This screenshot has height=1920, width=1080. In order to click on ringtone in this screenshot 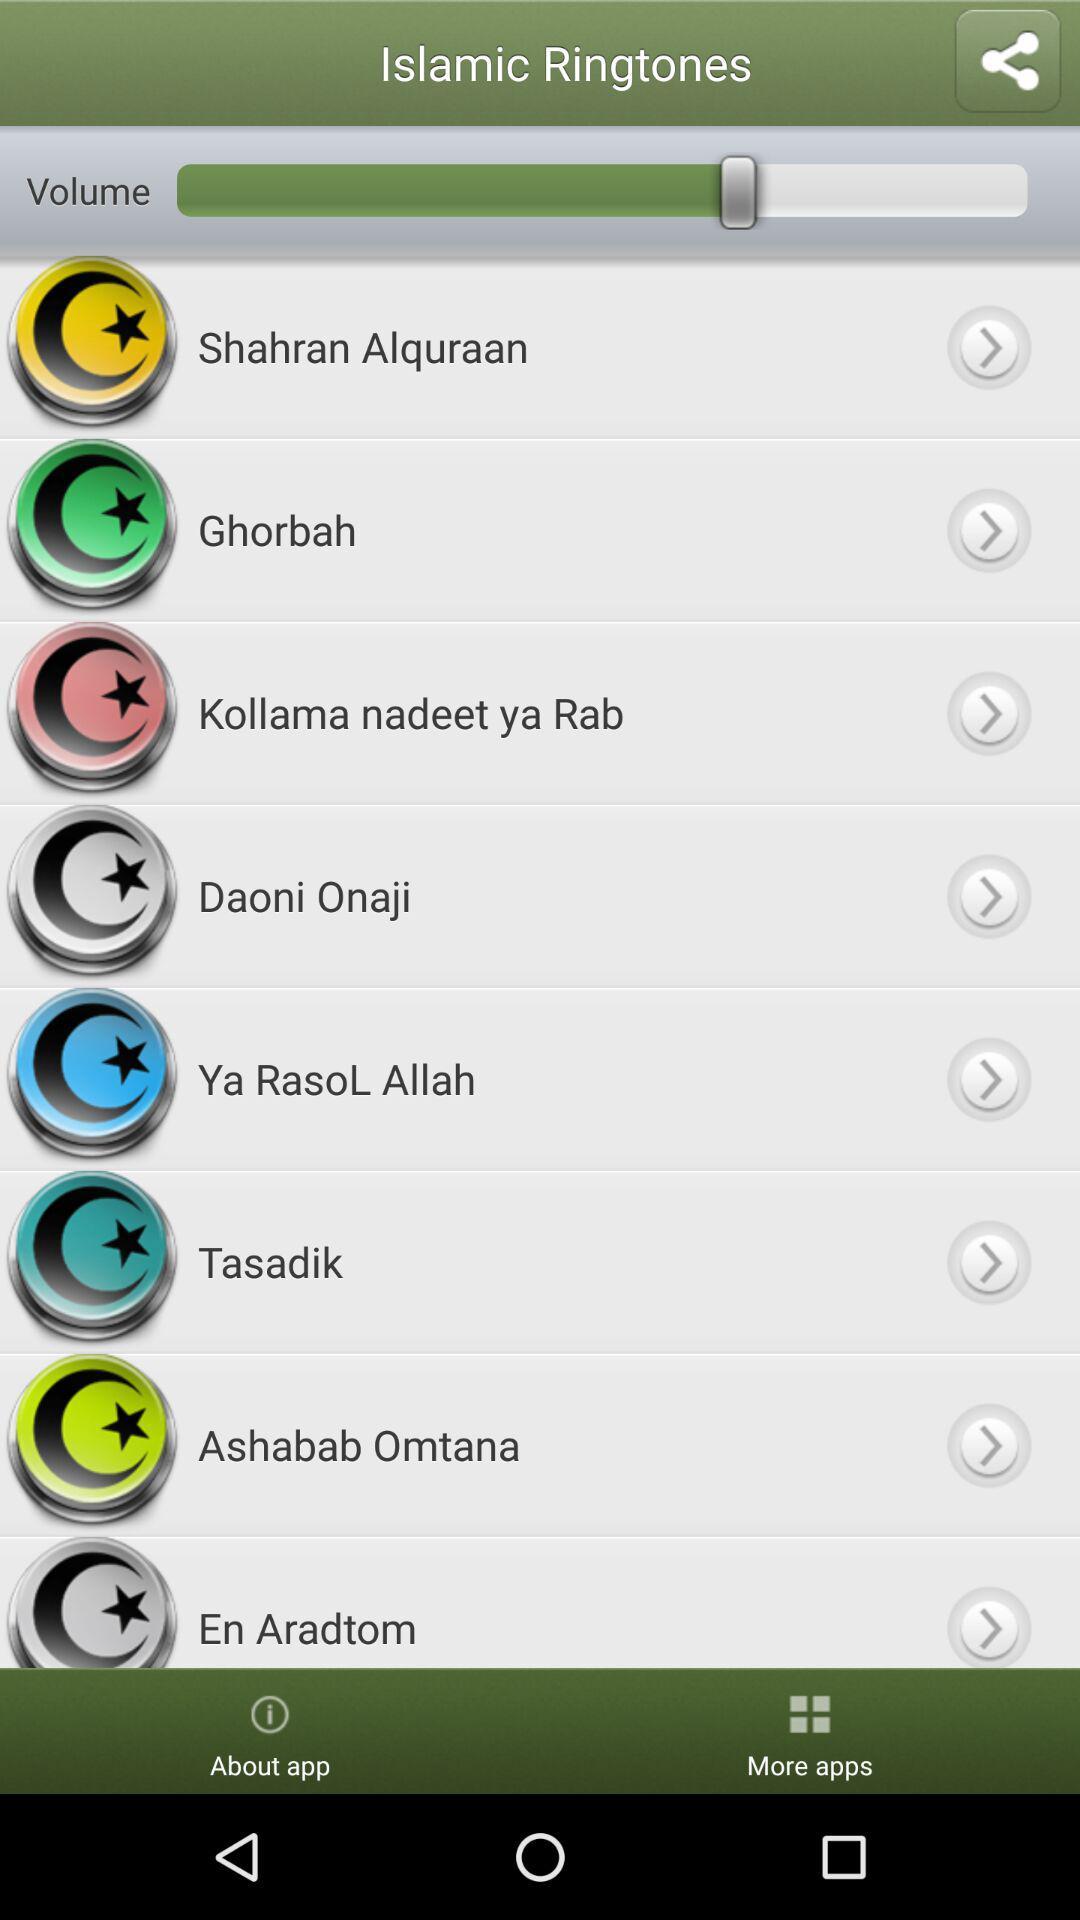, I will do `click(987, 346)`.